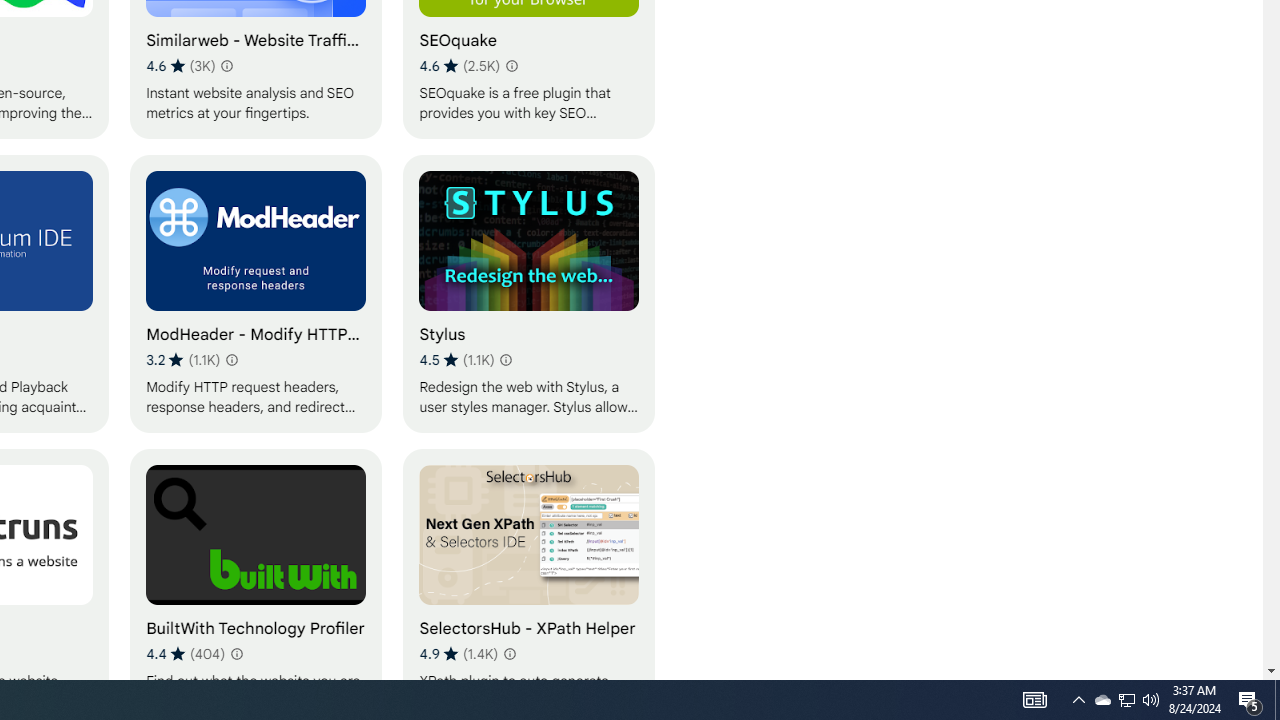  What do you see at coordinates (512, 64) in the screenshot?
I see `'Learn more about results and reviews "SEOquake"'` at bounding box center [512, 64].